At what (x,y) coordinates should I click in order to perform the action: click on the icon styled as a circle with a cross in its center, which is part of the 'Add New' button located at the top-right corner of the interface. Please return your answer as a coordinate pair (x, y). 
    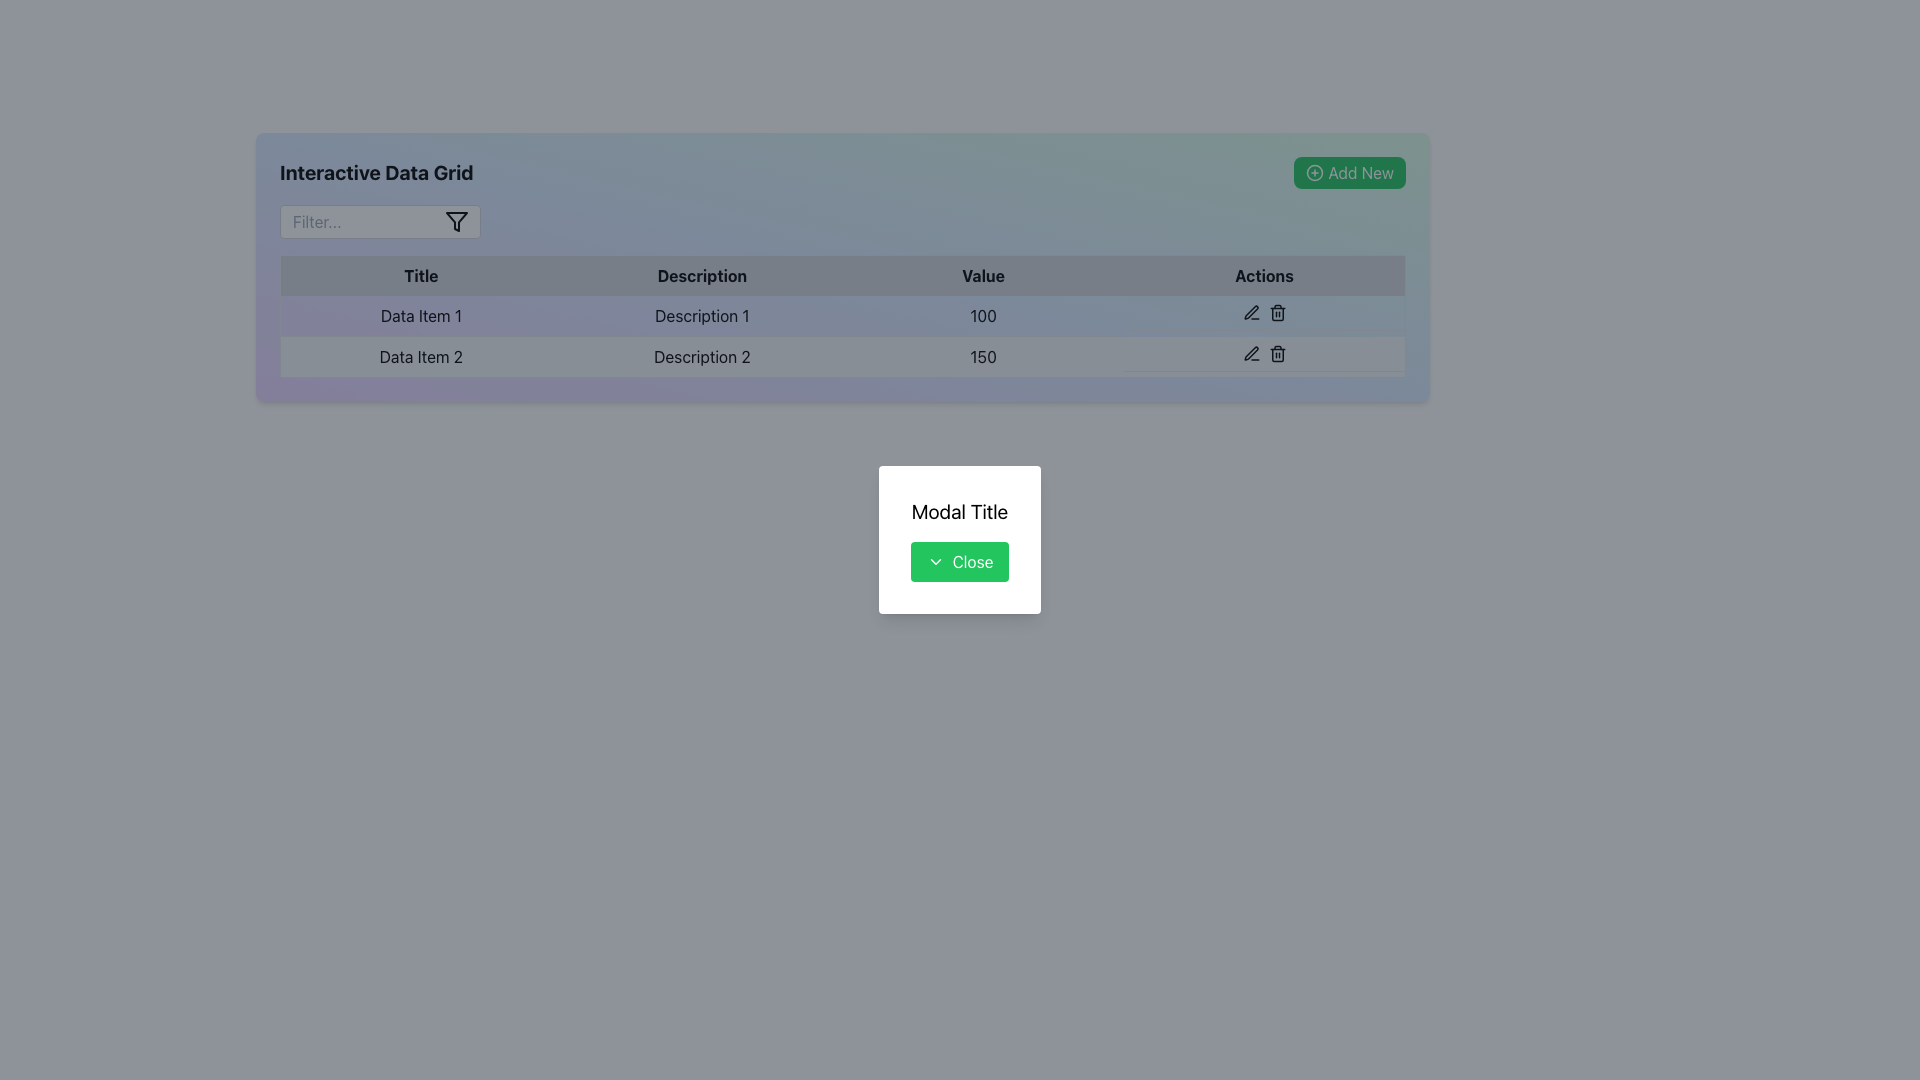
    Looking at the image, I should click on (1315, 172).